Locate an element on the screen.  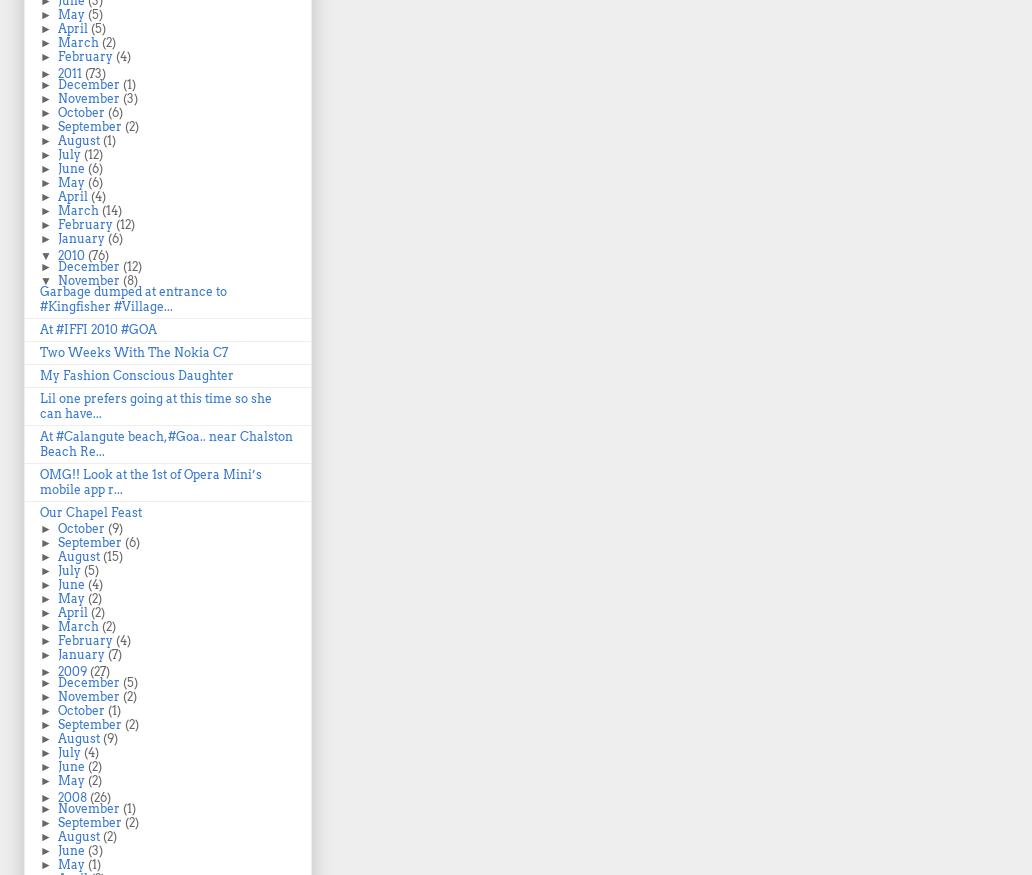
'Our Chapel Feast' is located at coordinates (40, 511).